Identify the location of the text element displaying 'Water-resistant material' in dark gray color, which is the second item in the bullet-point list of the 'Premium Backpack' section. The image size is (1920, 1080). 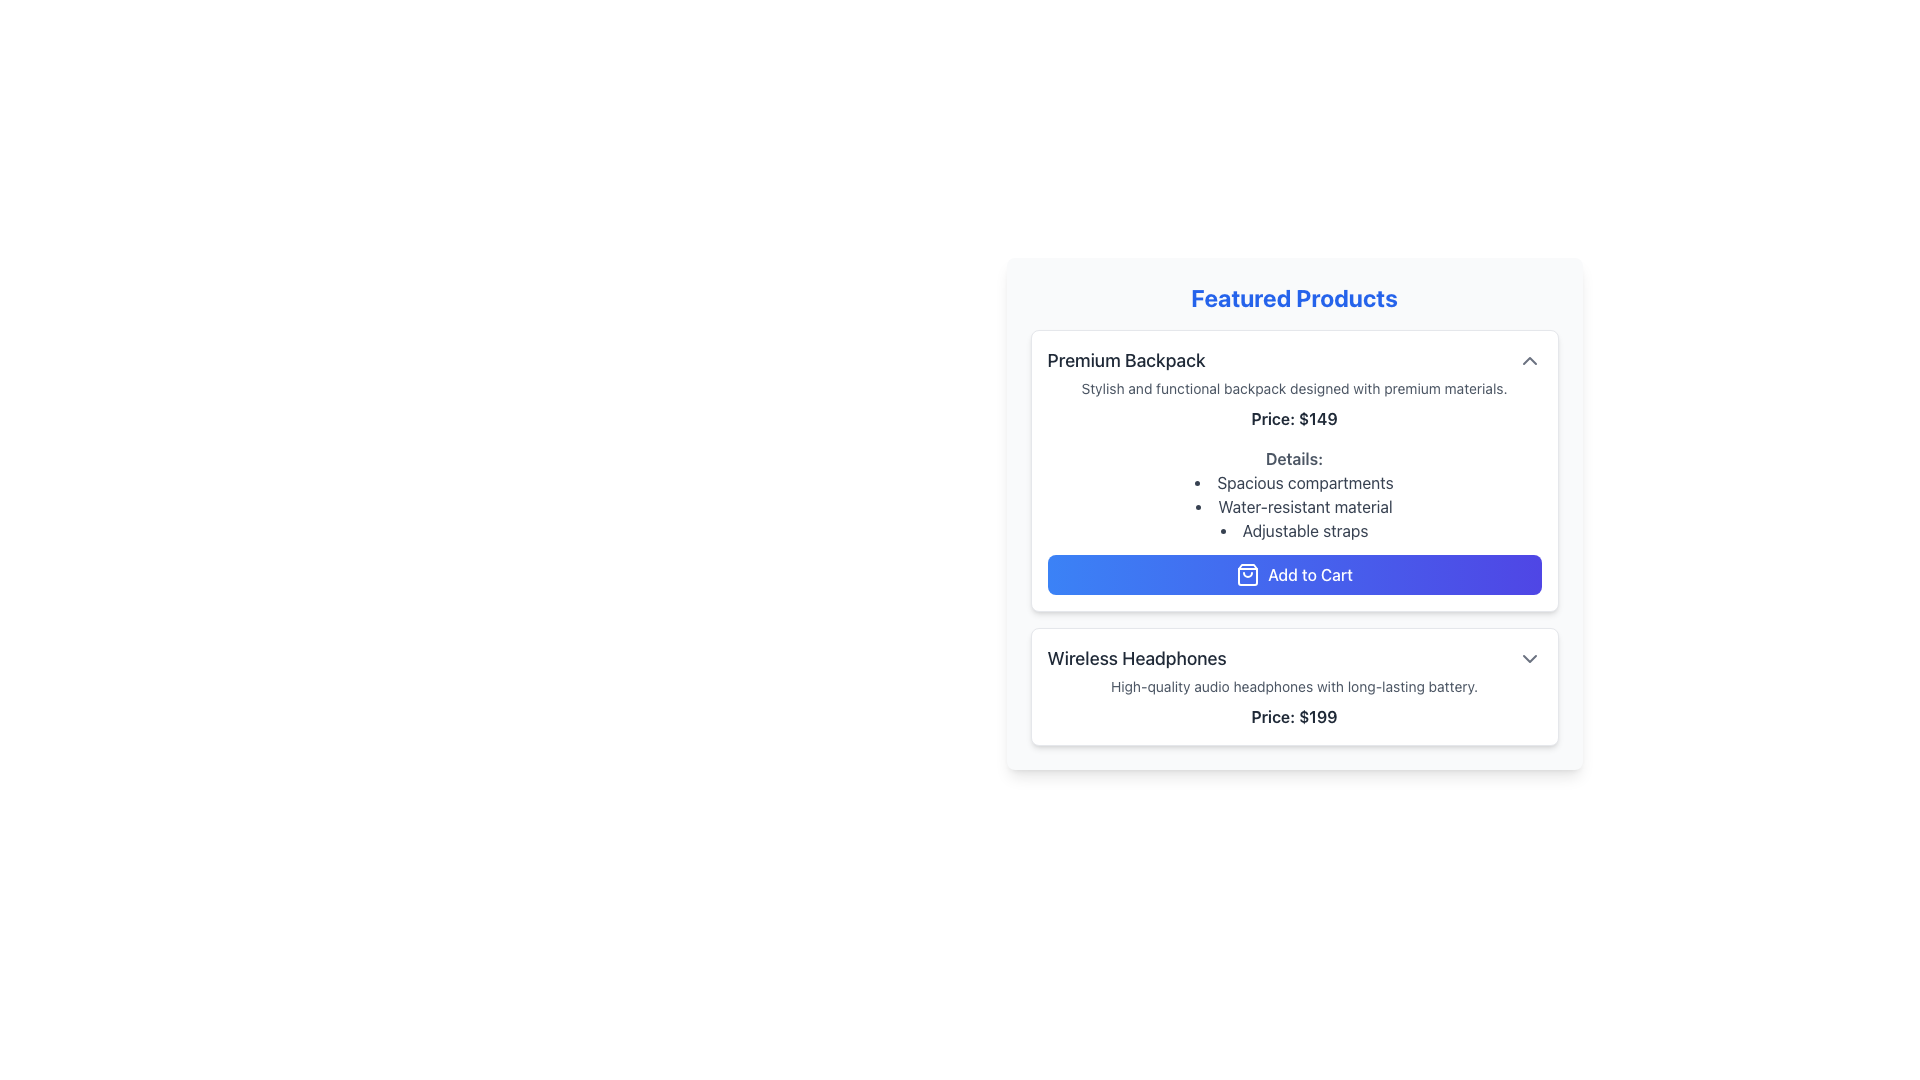
(1294, 505).